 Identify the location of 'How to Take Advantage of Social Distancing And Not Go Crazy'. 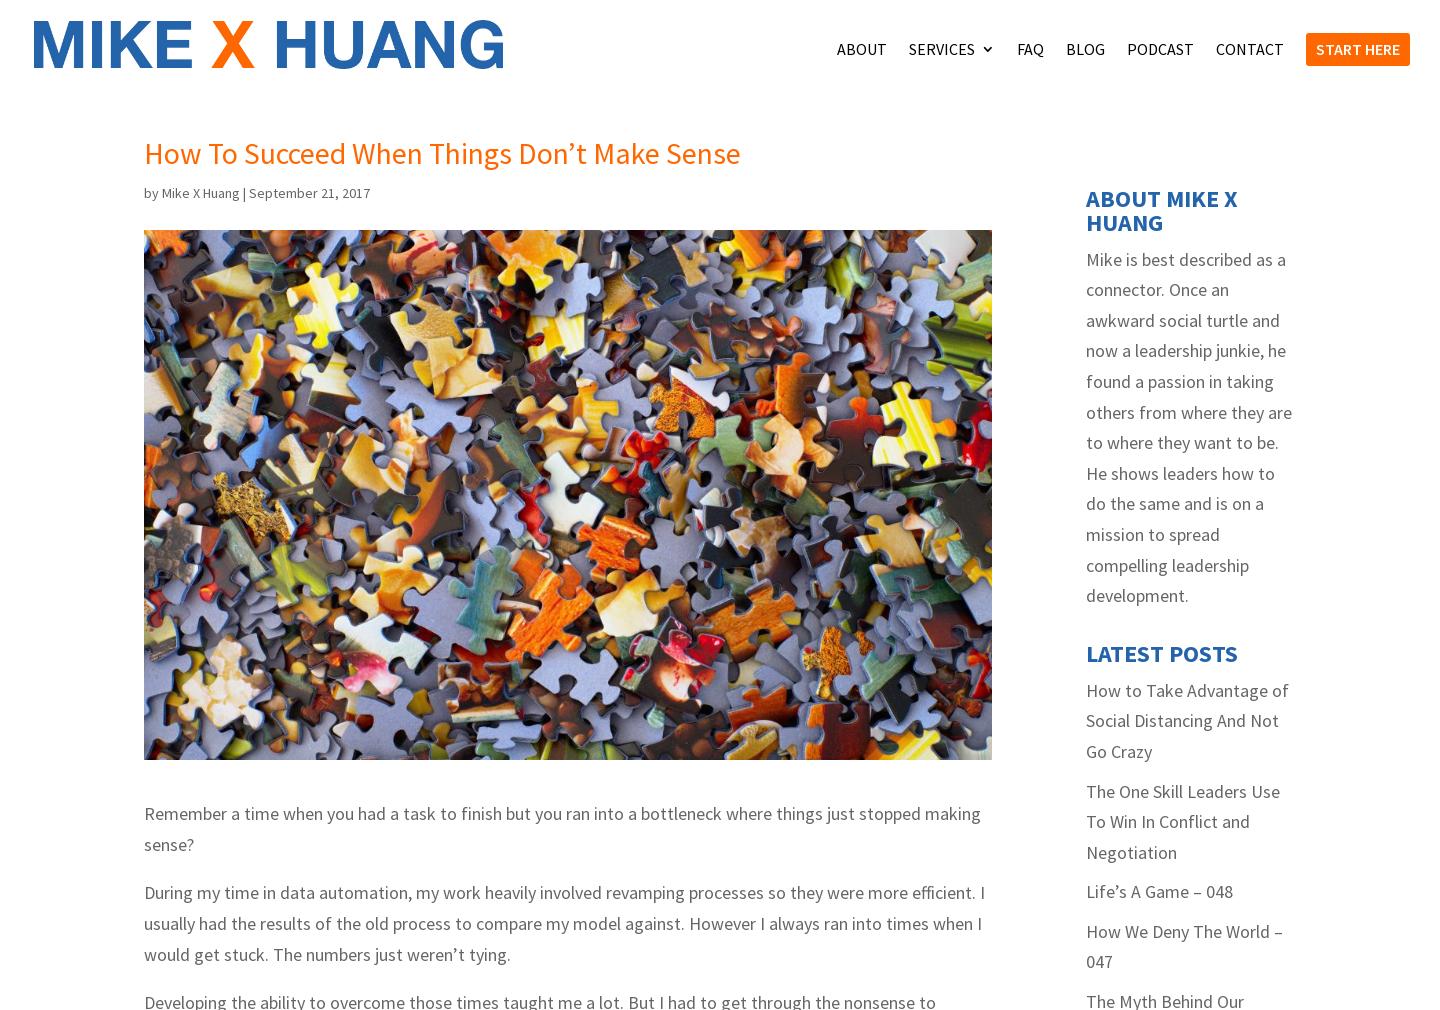
(1186, 910).